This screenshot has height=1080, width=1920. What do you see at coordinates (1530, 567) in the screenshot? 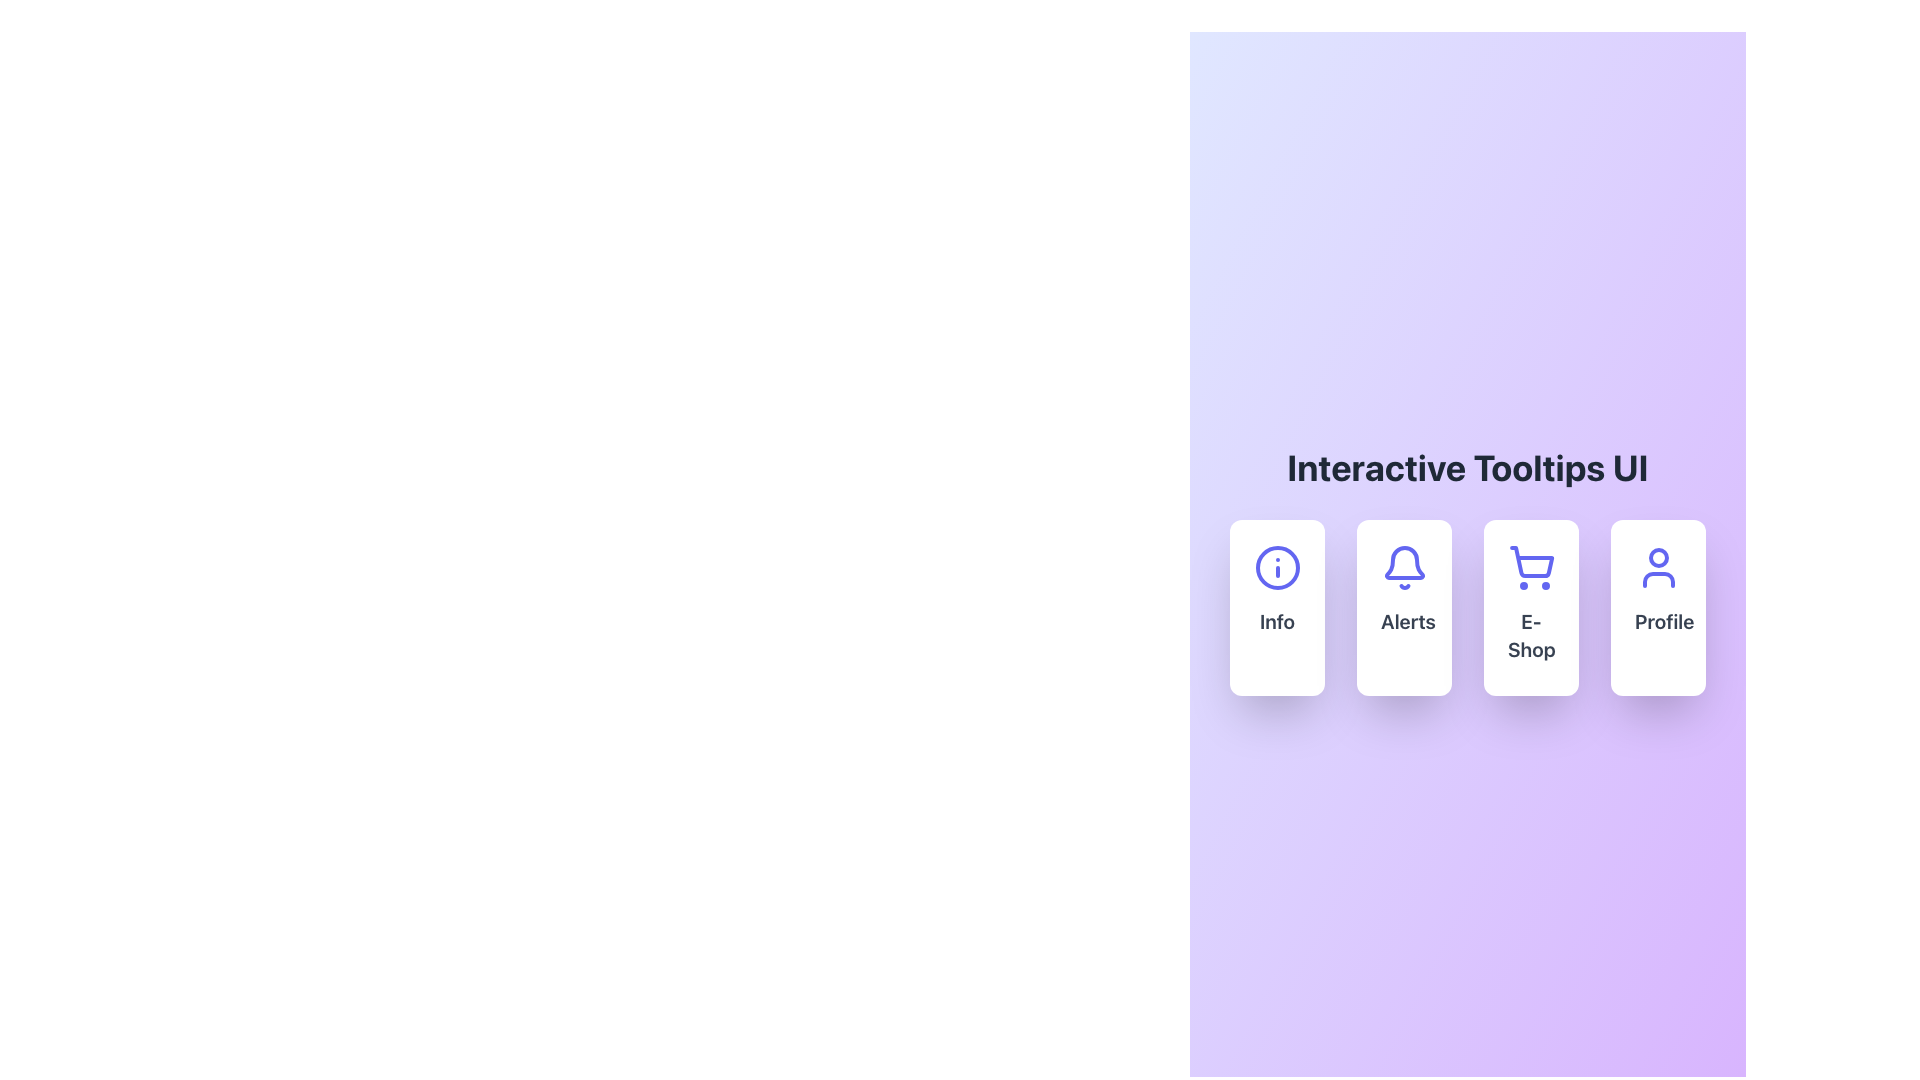
I see `the shopping cart icon in the 'E-Shop' section` at bounding box center [1530, 567].